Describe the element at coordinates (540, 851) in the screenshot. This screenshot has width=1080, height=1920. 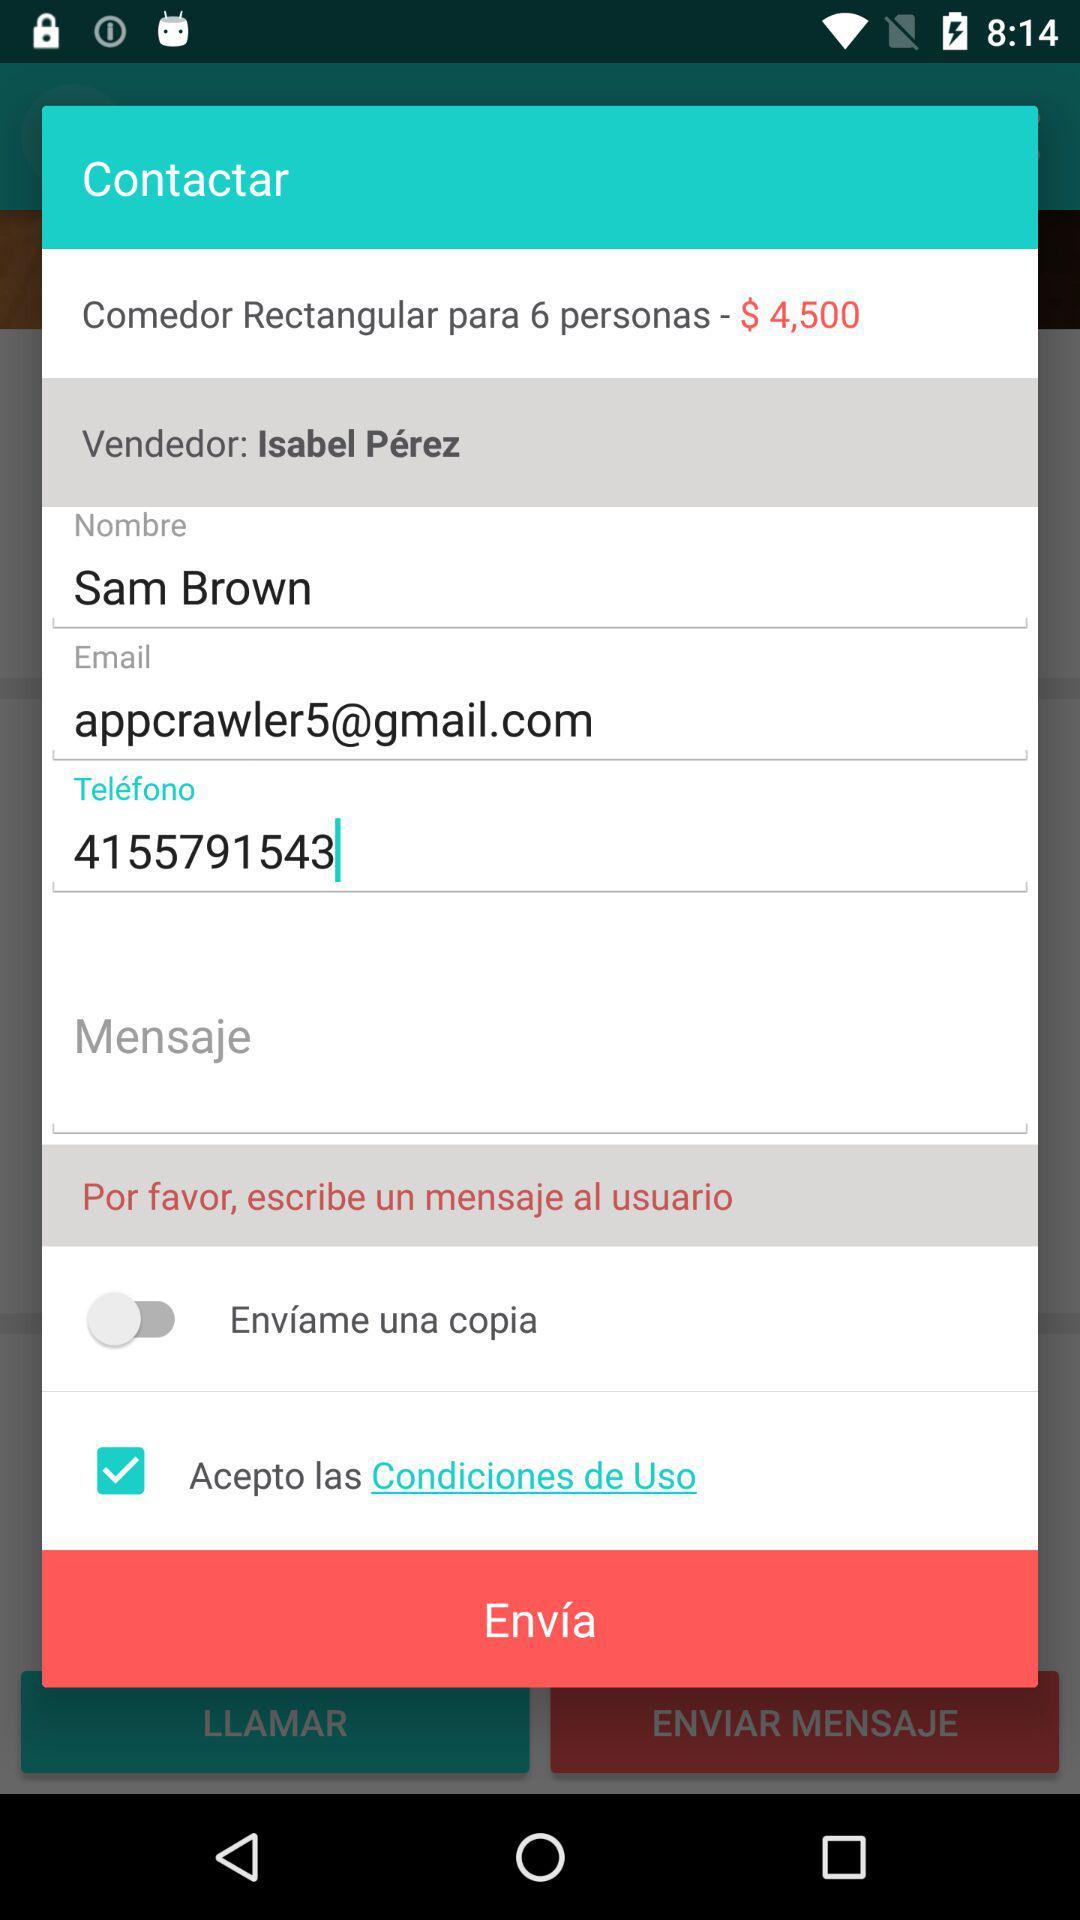
I see `icon below the appcrawler5@gmail.com icon` at that location.